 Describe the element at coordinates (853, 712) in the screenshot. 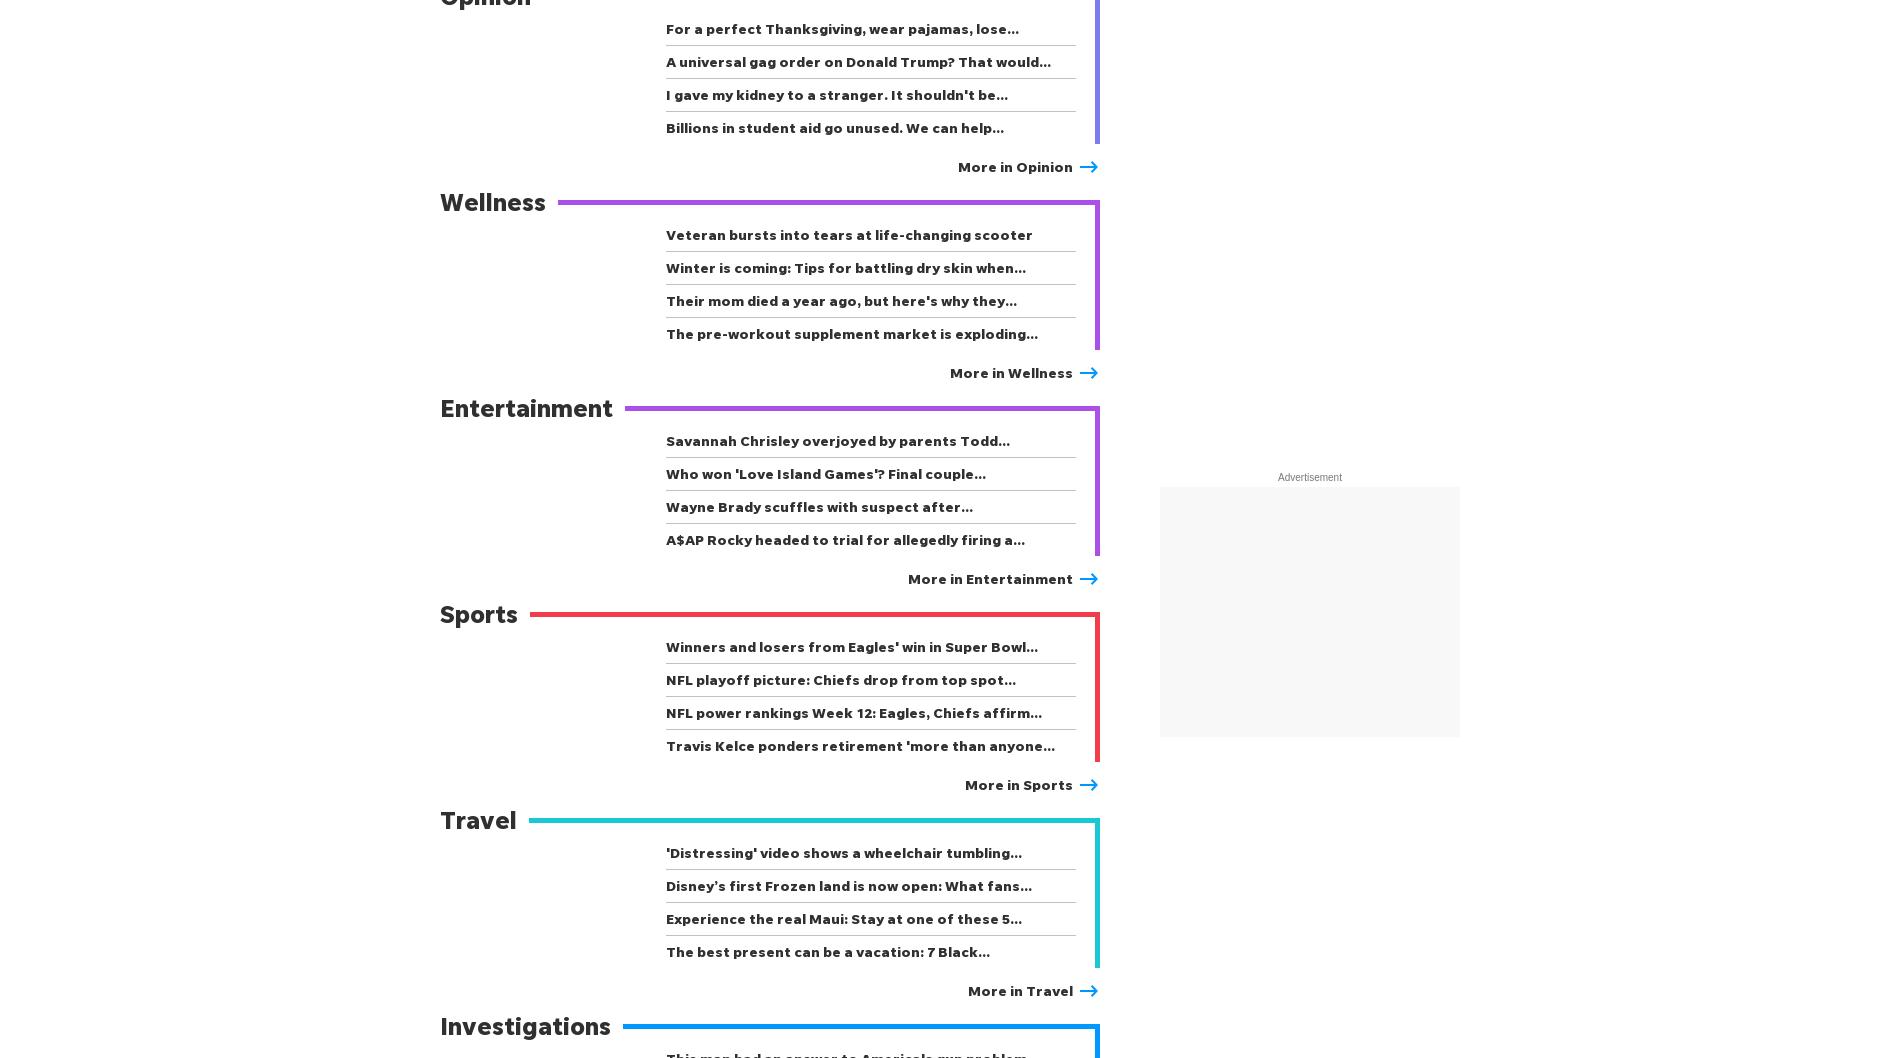

I see `'NFL power rankings Week 12: Eagles, Chiefs affirm…'` at that location.